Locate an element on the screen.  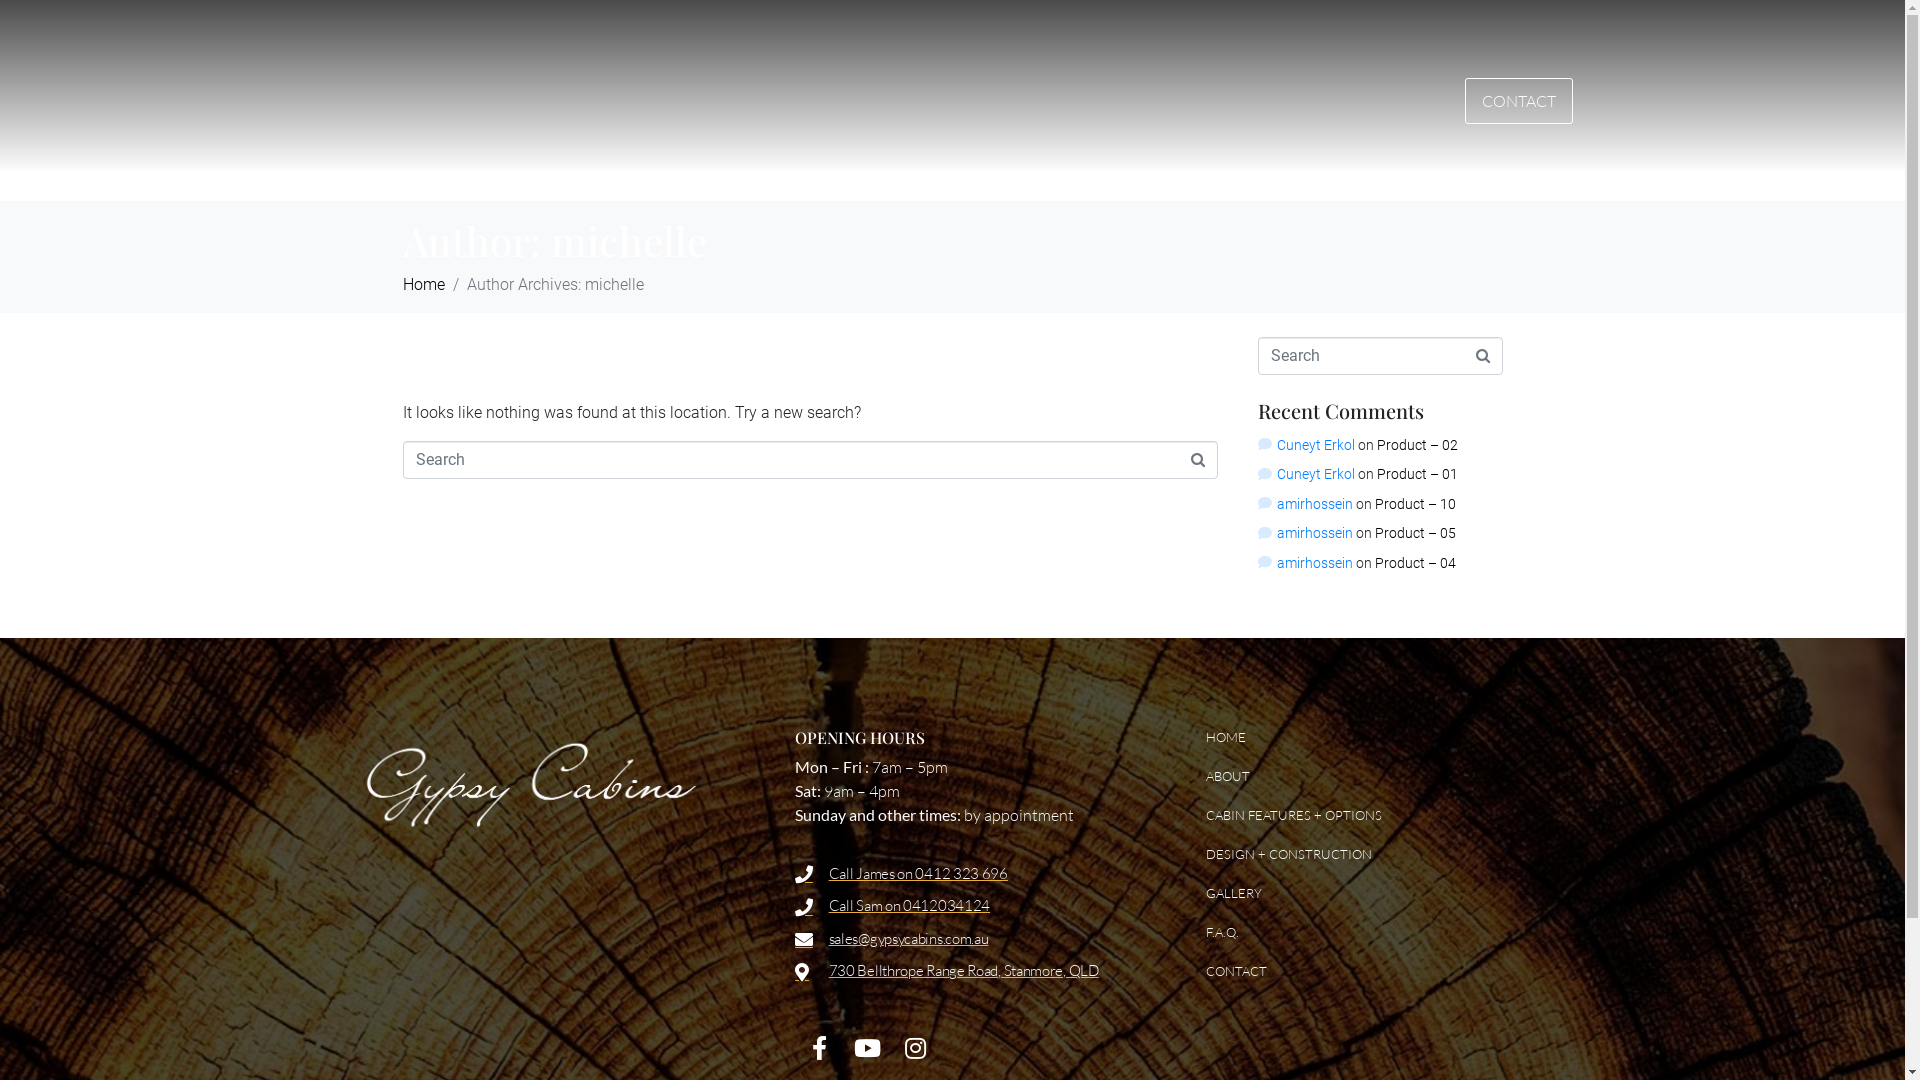
'DESIGN + CONSTRUCTION' is located at coordinates (1204, 854).